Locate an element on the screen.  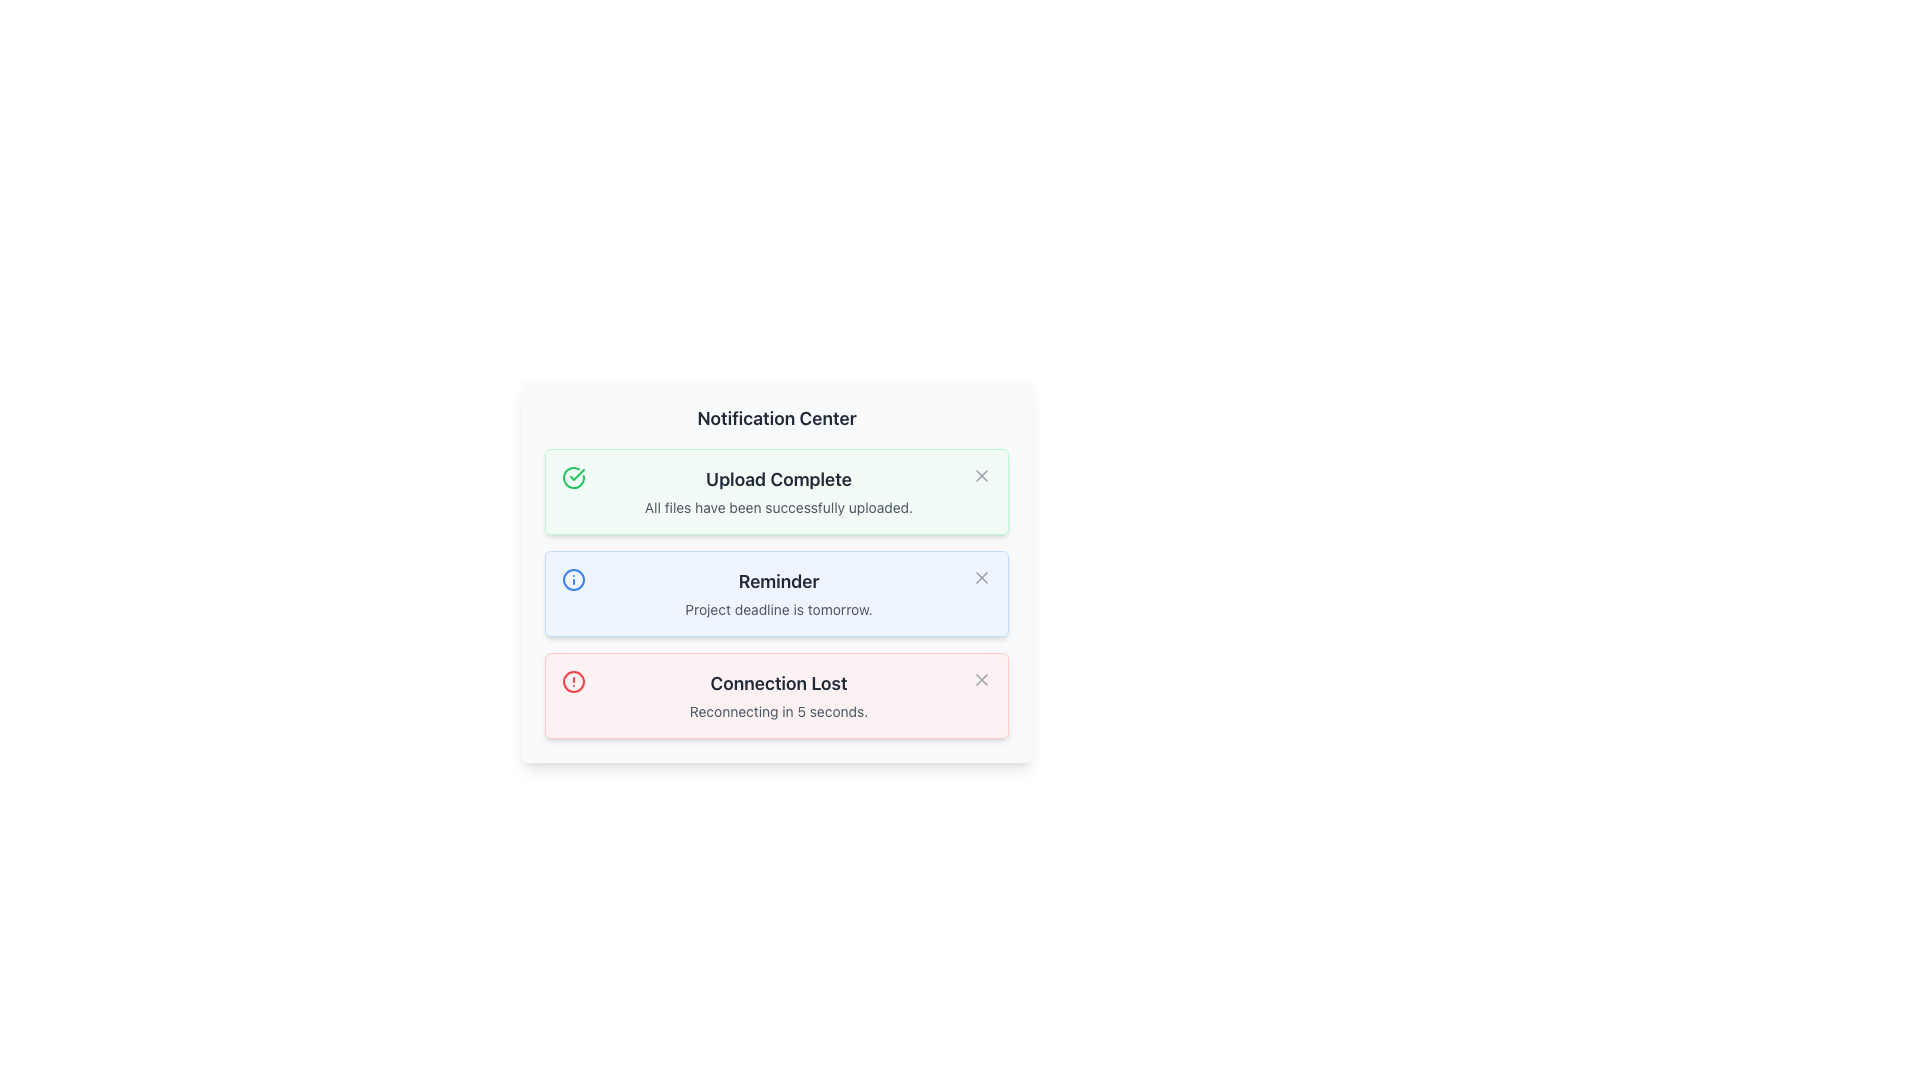
the central circular part of the 'info' icon located to the left of the 'Reminder' notification text is located at coordinates (573, 579).